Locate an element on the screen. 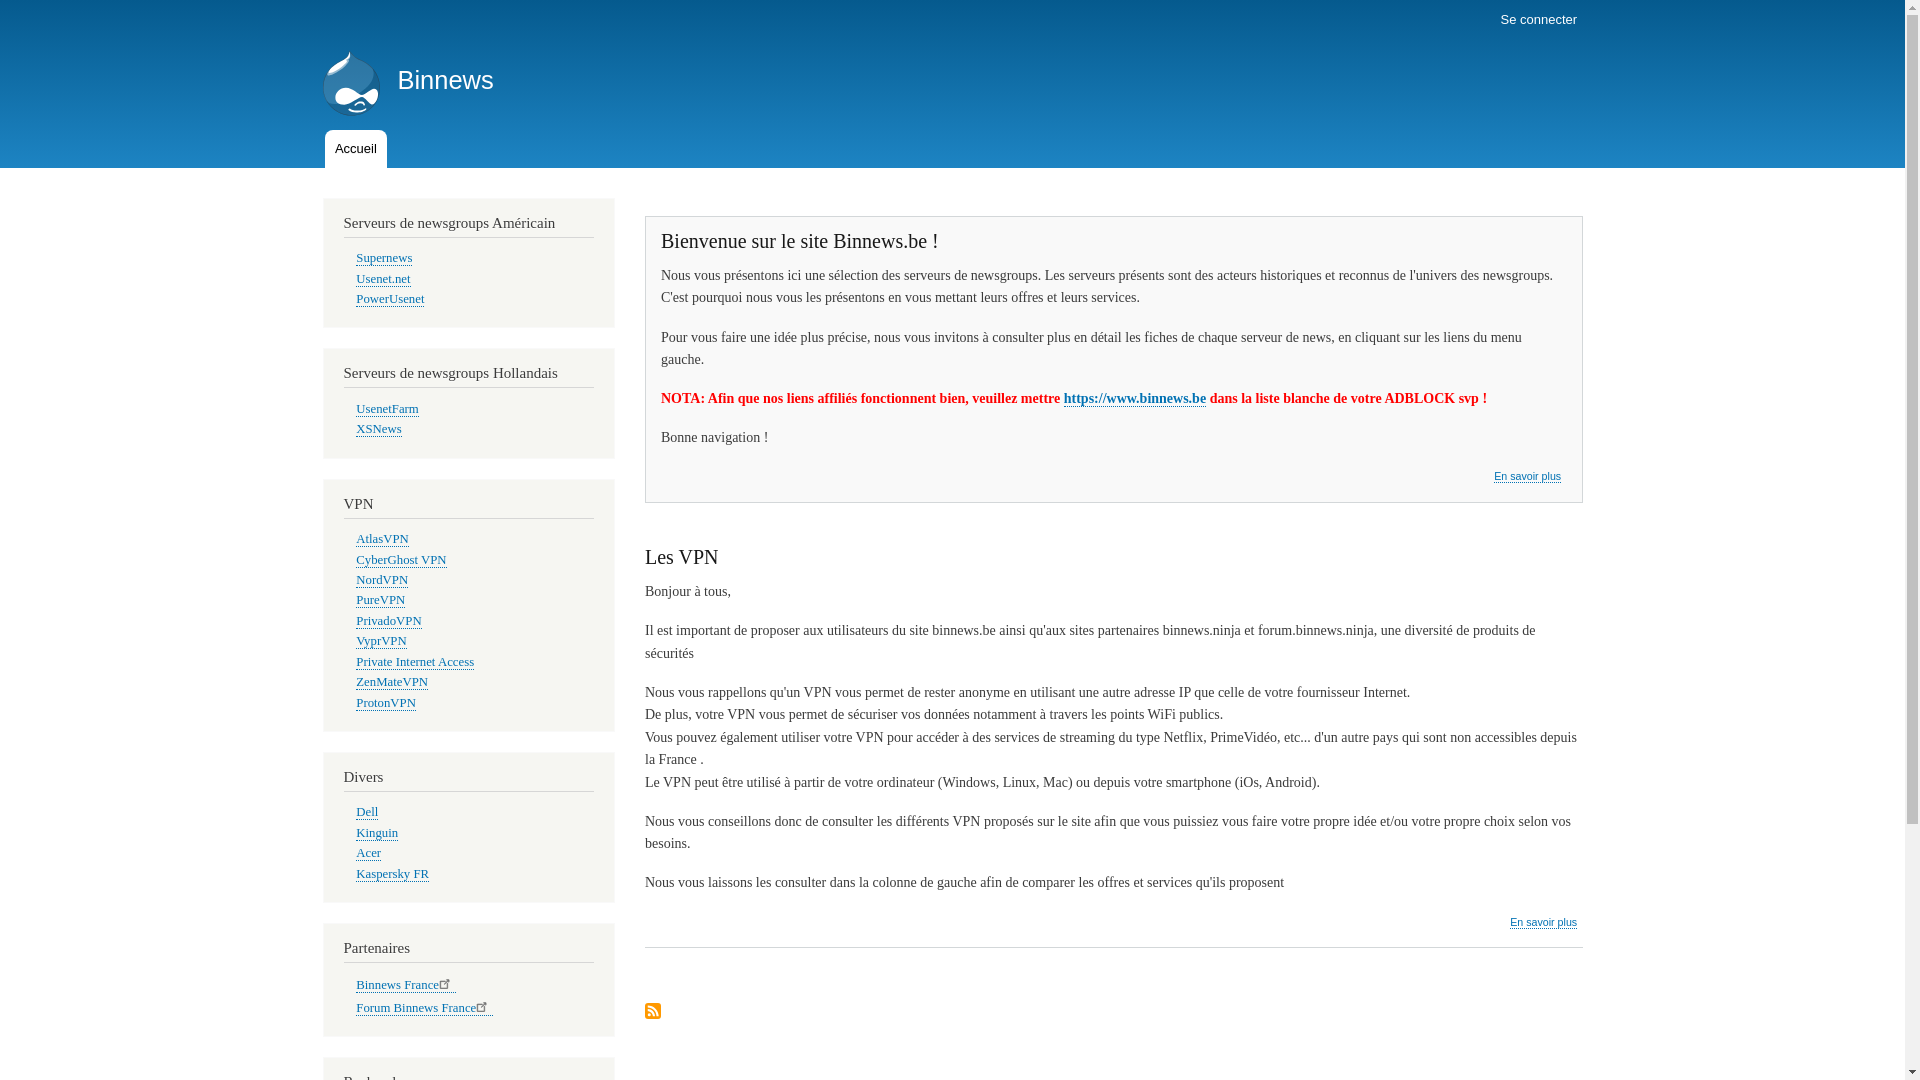  'Accueil' is located at coordinates (324, 148).